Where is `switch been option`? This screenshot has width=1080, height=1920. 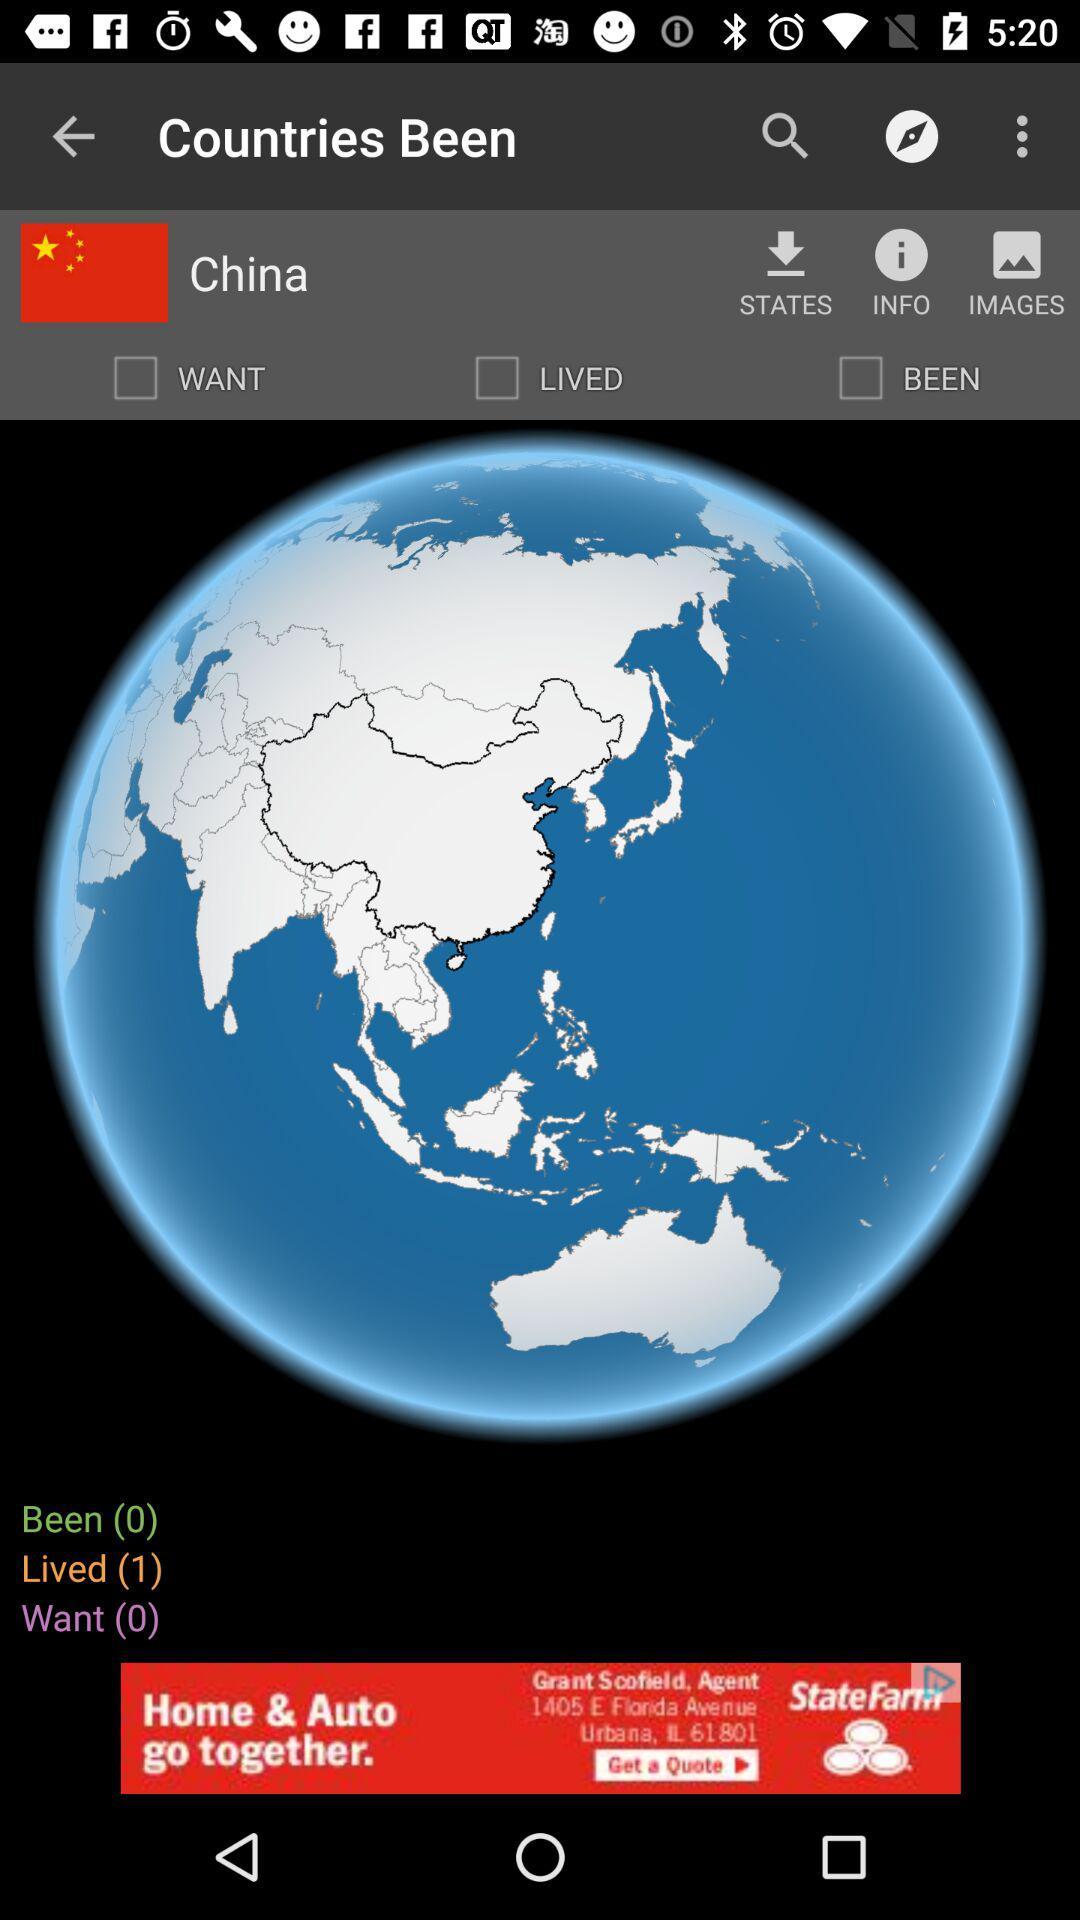
switch been option is located at coordinates (859, 378).